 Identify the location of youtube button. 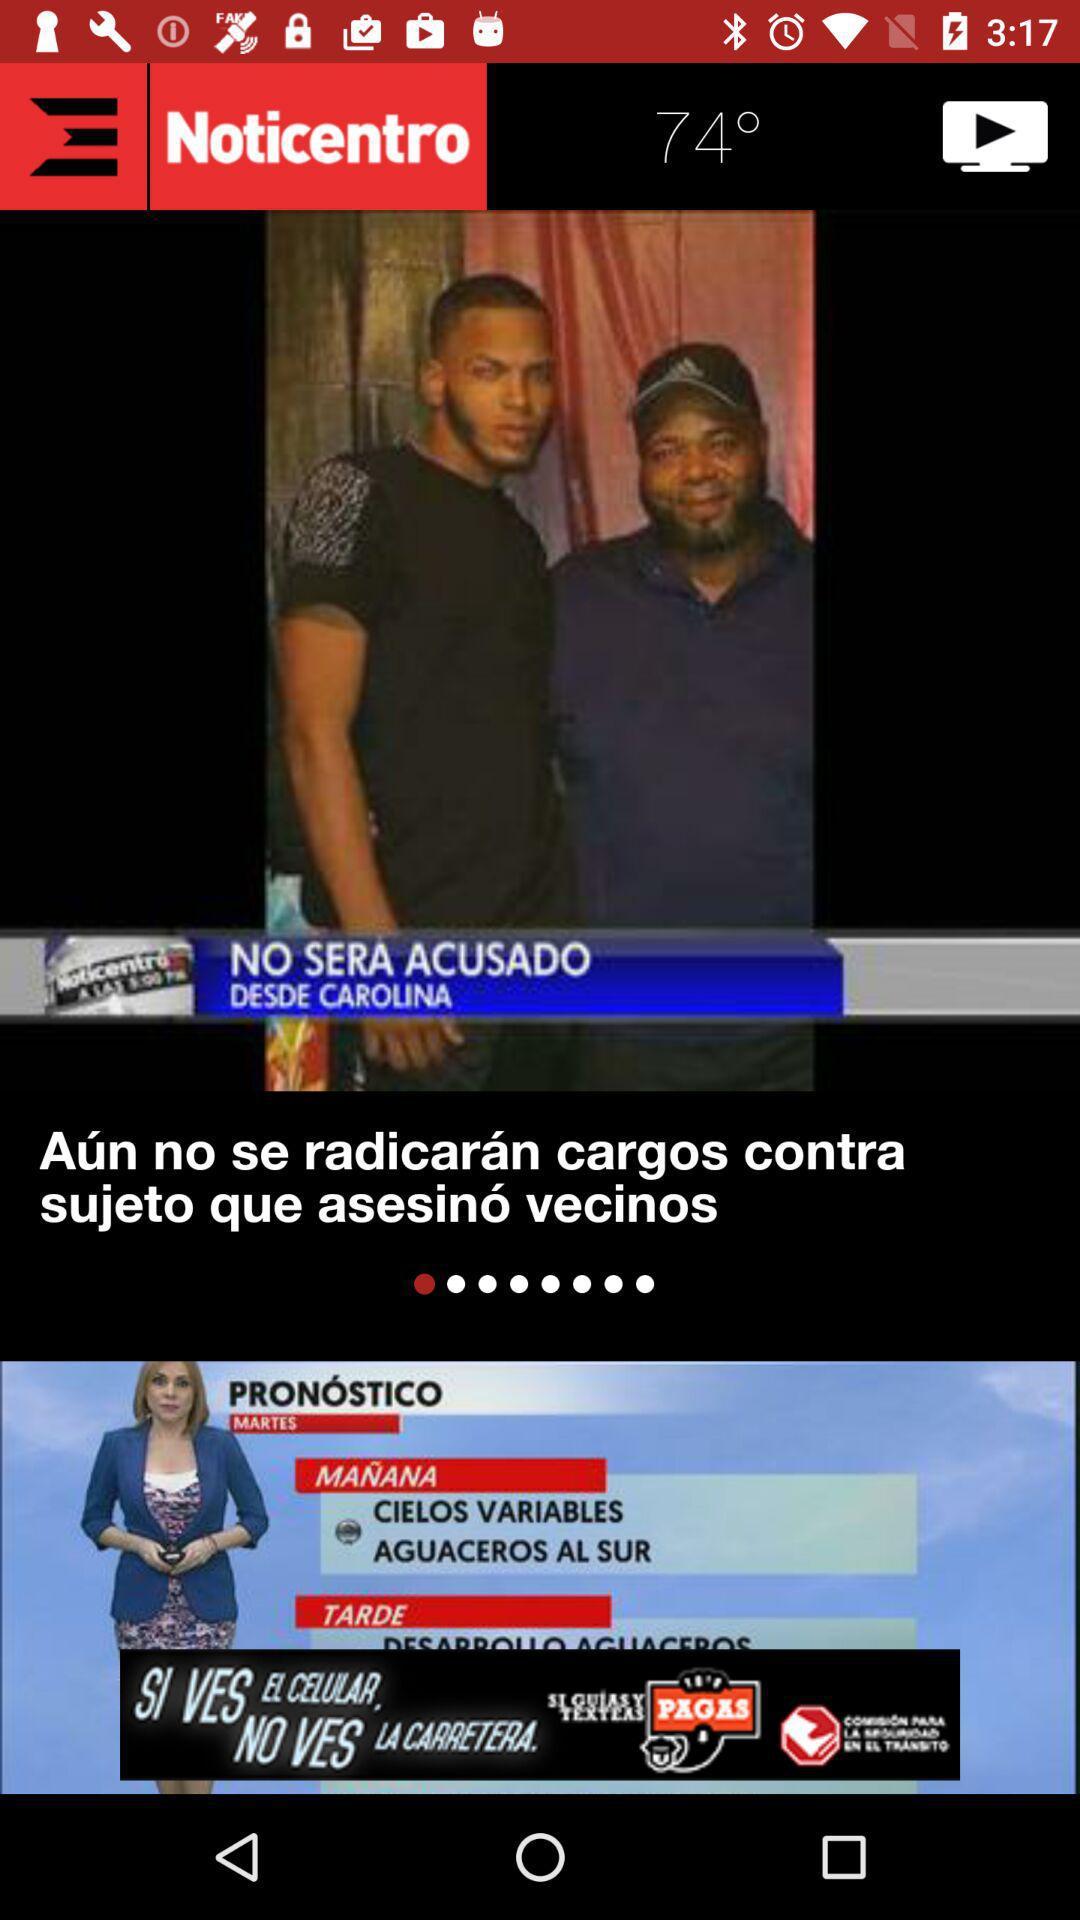
(995, 135).